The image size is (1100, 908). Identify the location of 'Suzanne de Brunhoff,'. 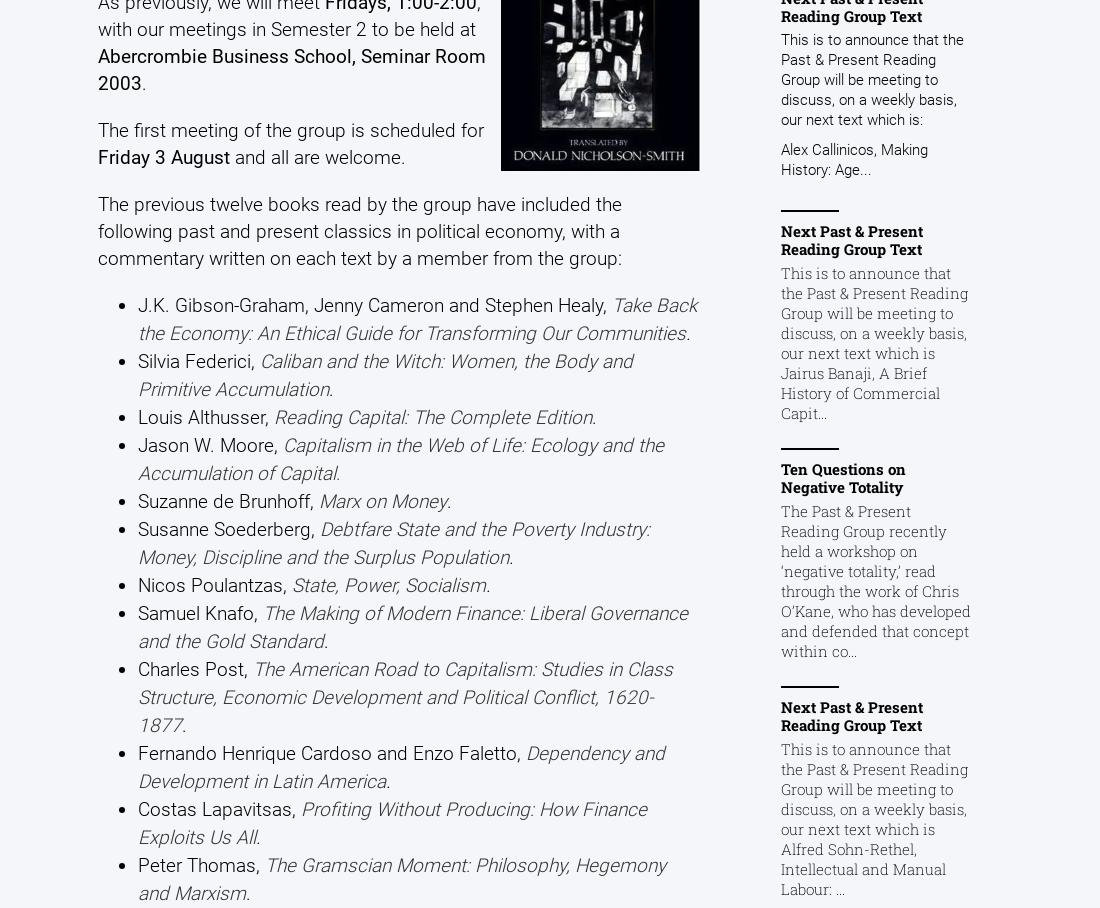
(227, 500).